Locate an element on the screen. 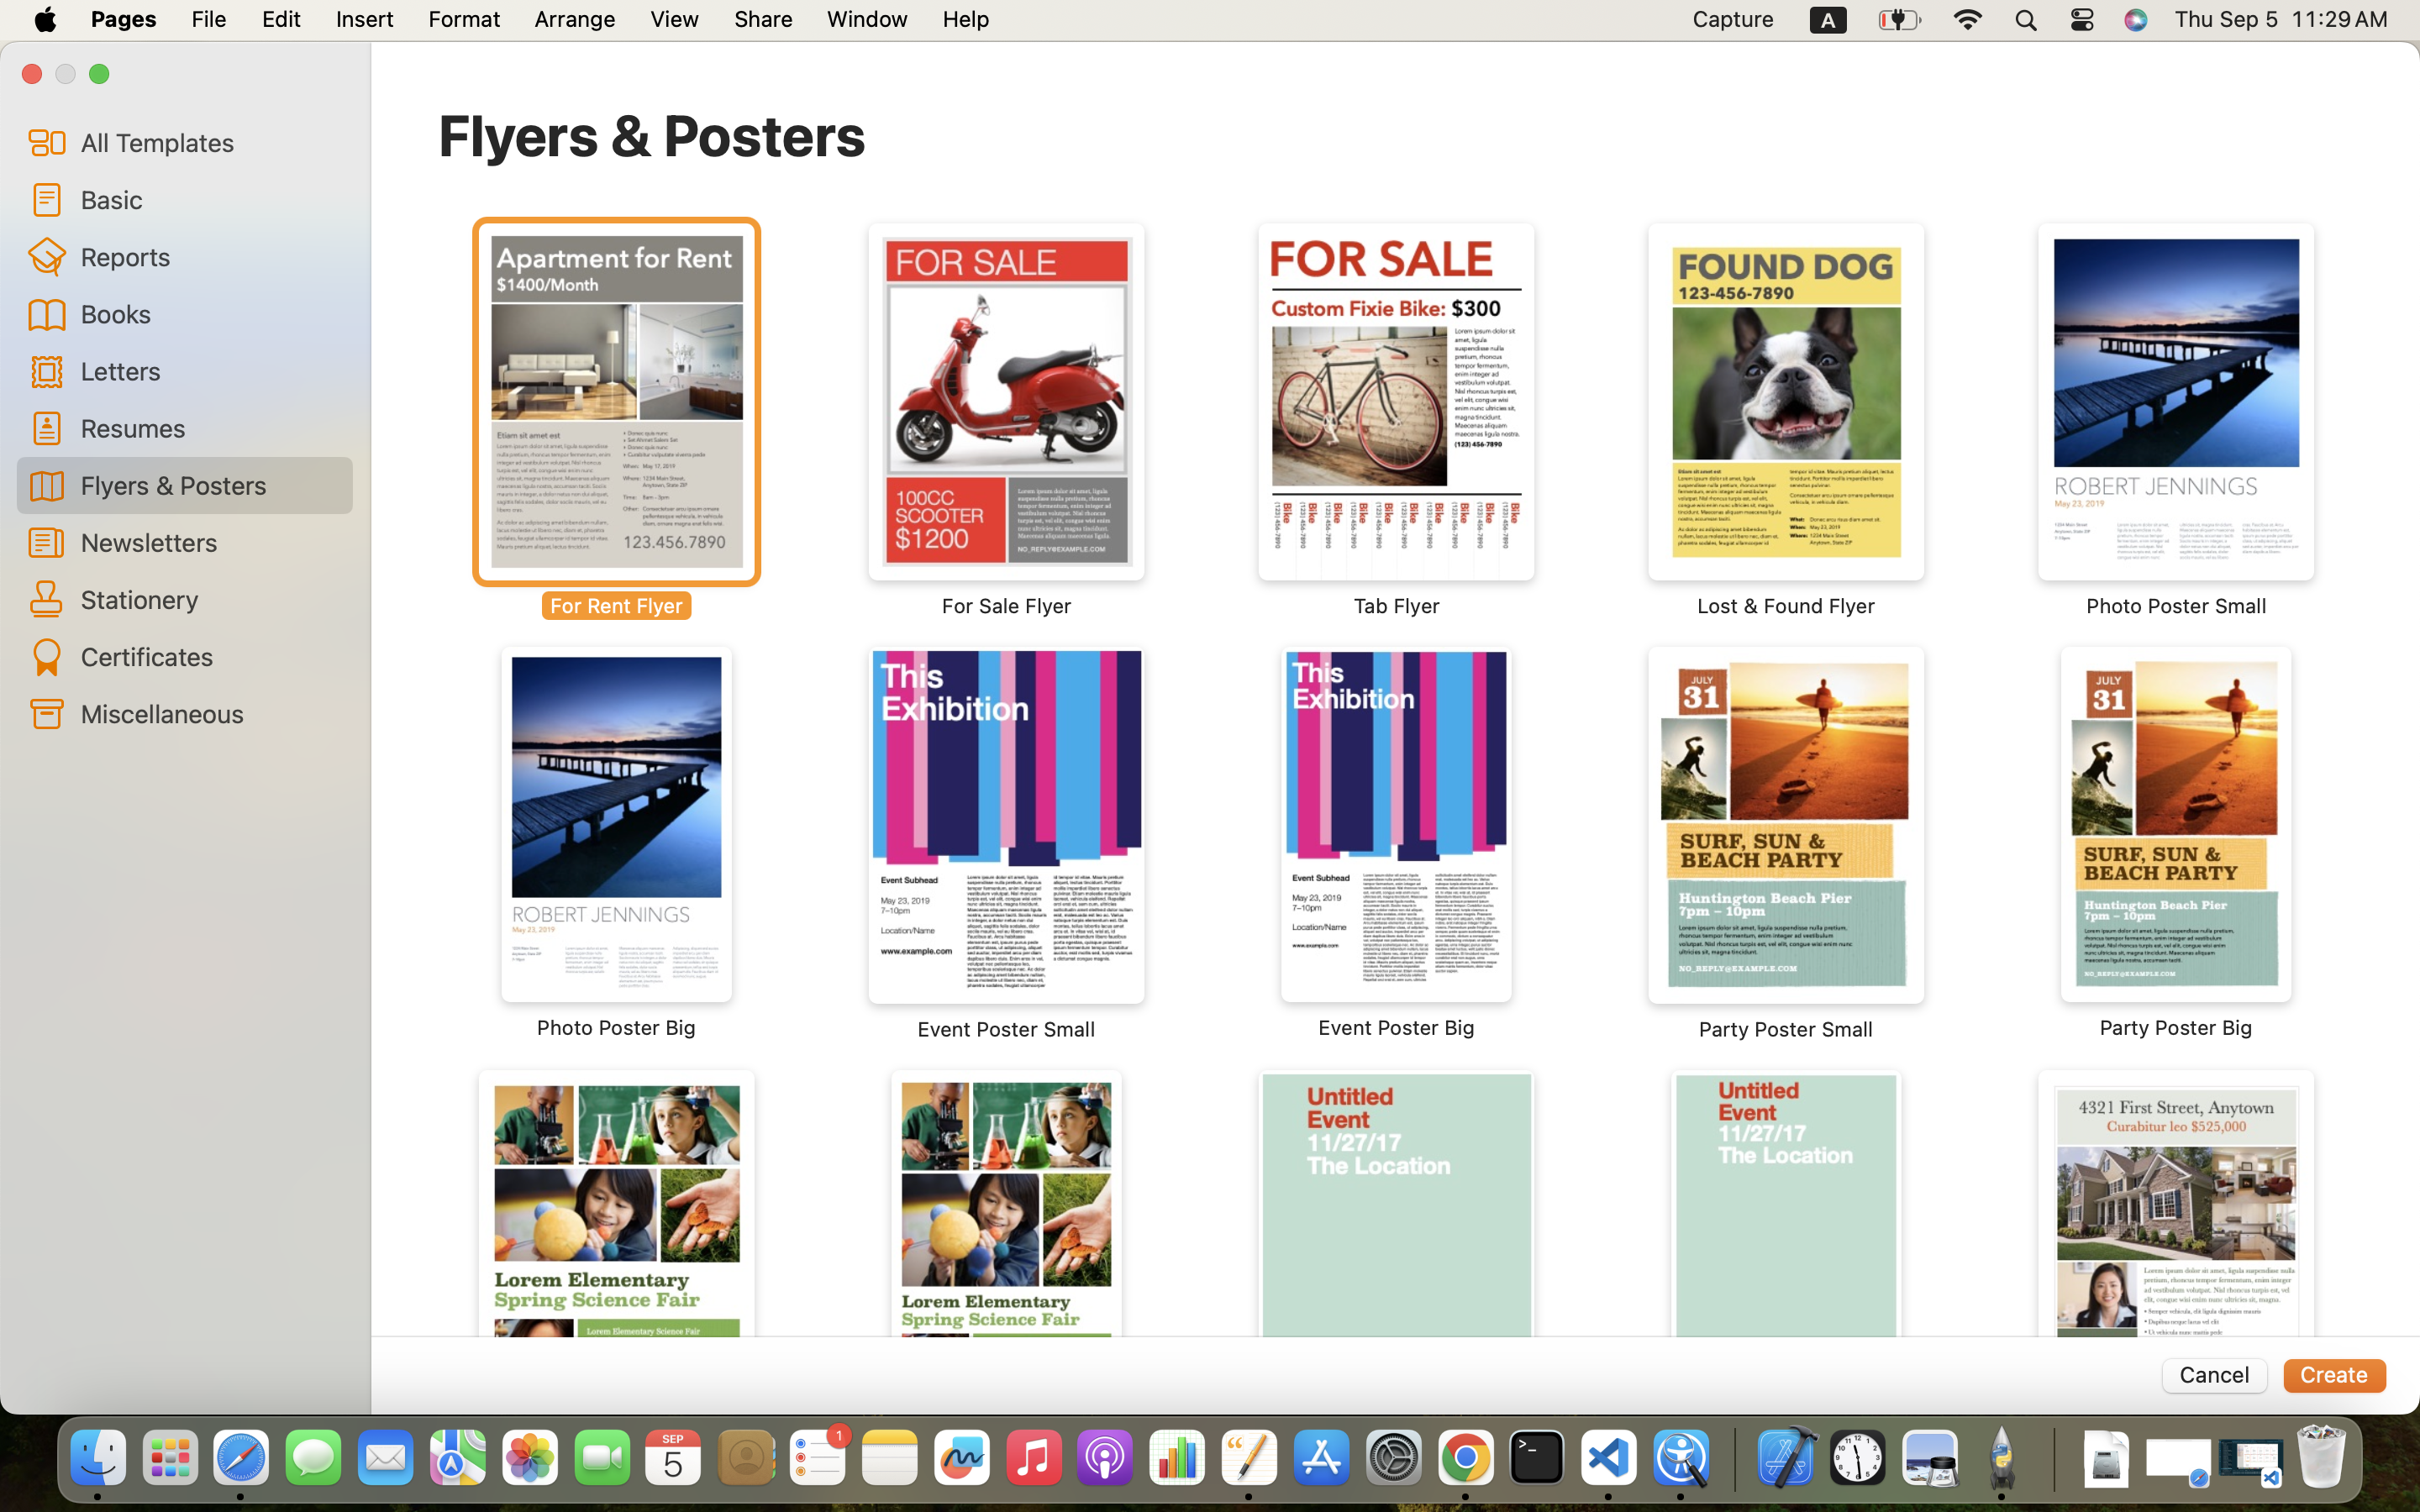 This screenshot has height=1512, width=2420. '‎⁨Party Poster Small⁩' is located at coordinates (1786, 843).